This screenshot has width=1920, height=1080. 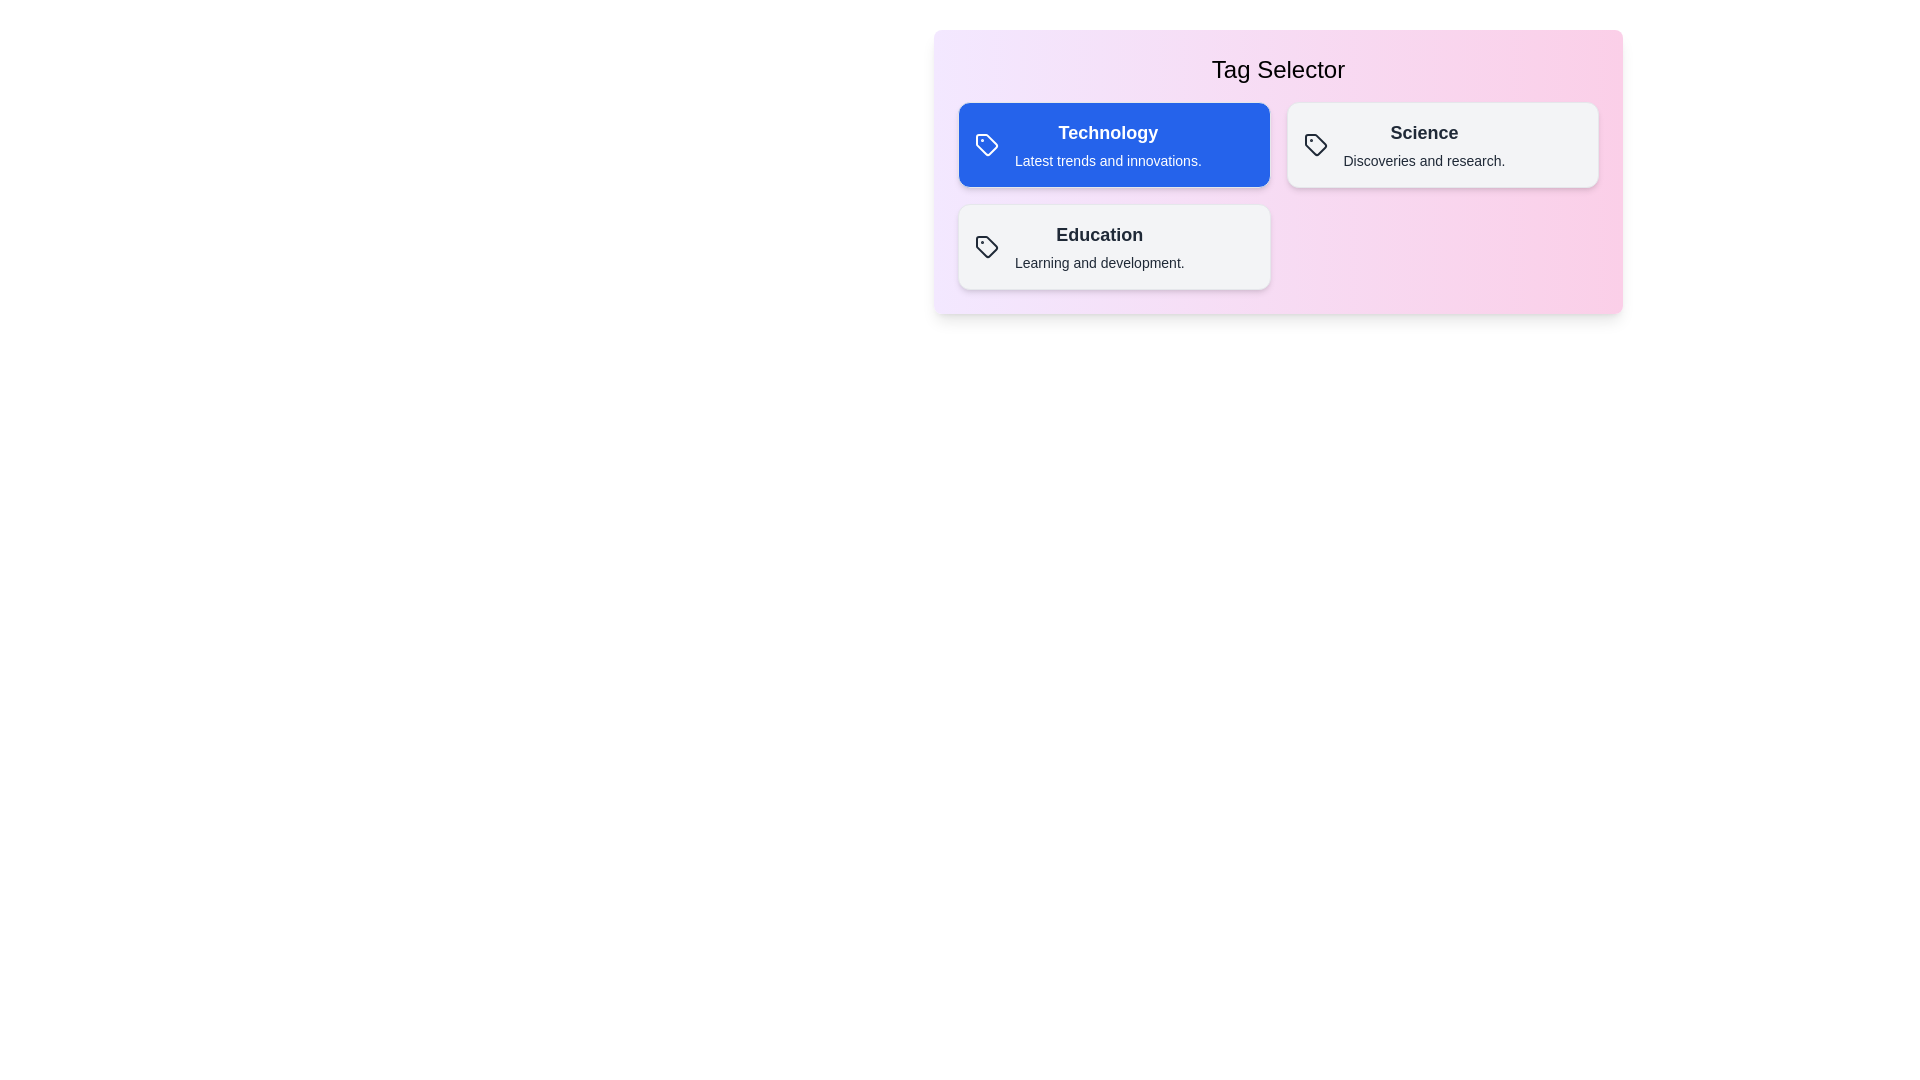 What do you see at coordinates (1113, 144) in the screenshot?
I see `the tag Technology to toggle its selection status` at bounding box center [1113, 144].